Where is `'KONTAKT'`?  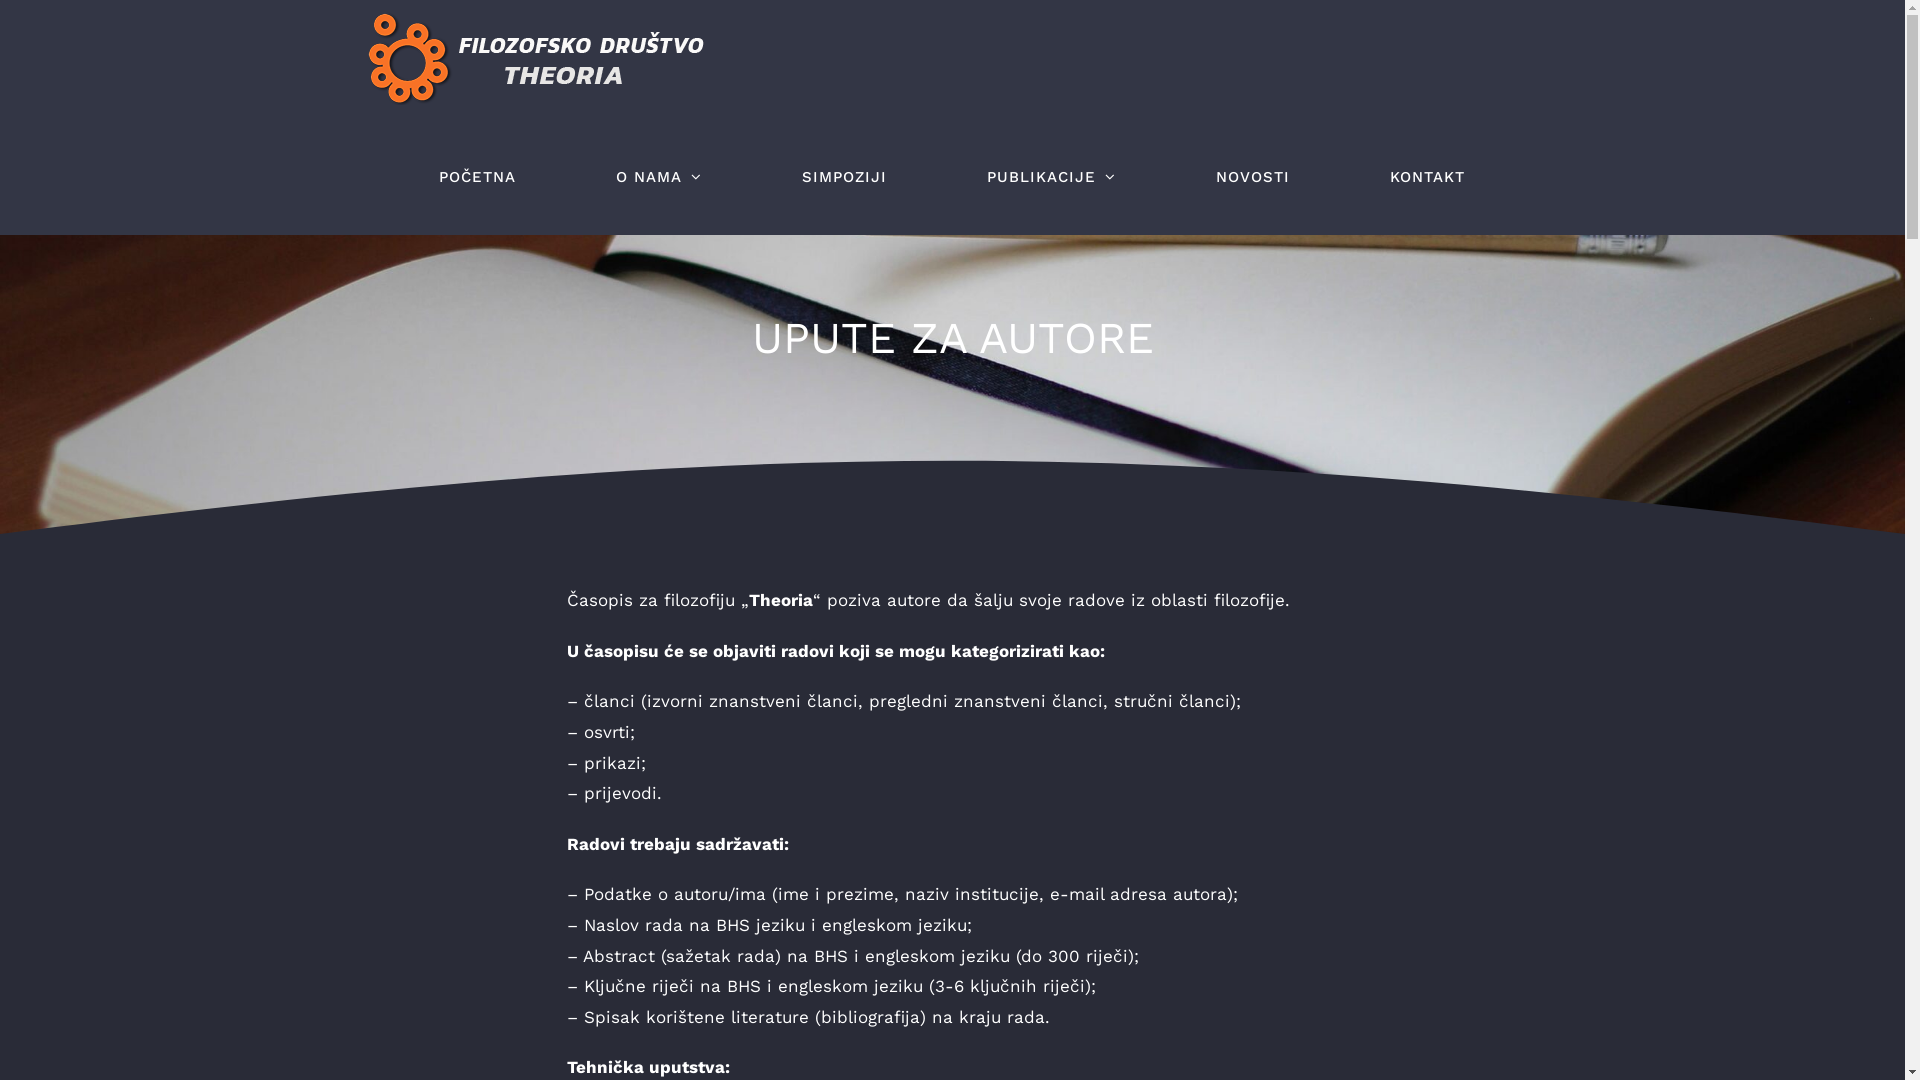
'KONTAKT' is located at coordinates (1426, 176).